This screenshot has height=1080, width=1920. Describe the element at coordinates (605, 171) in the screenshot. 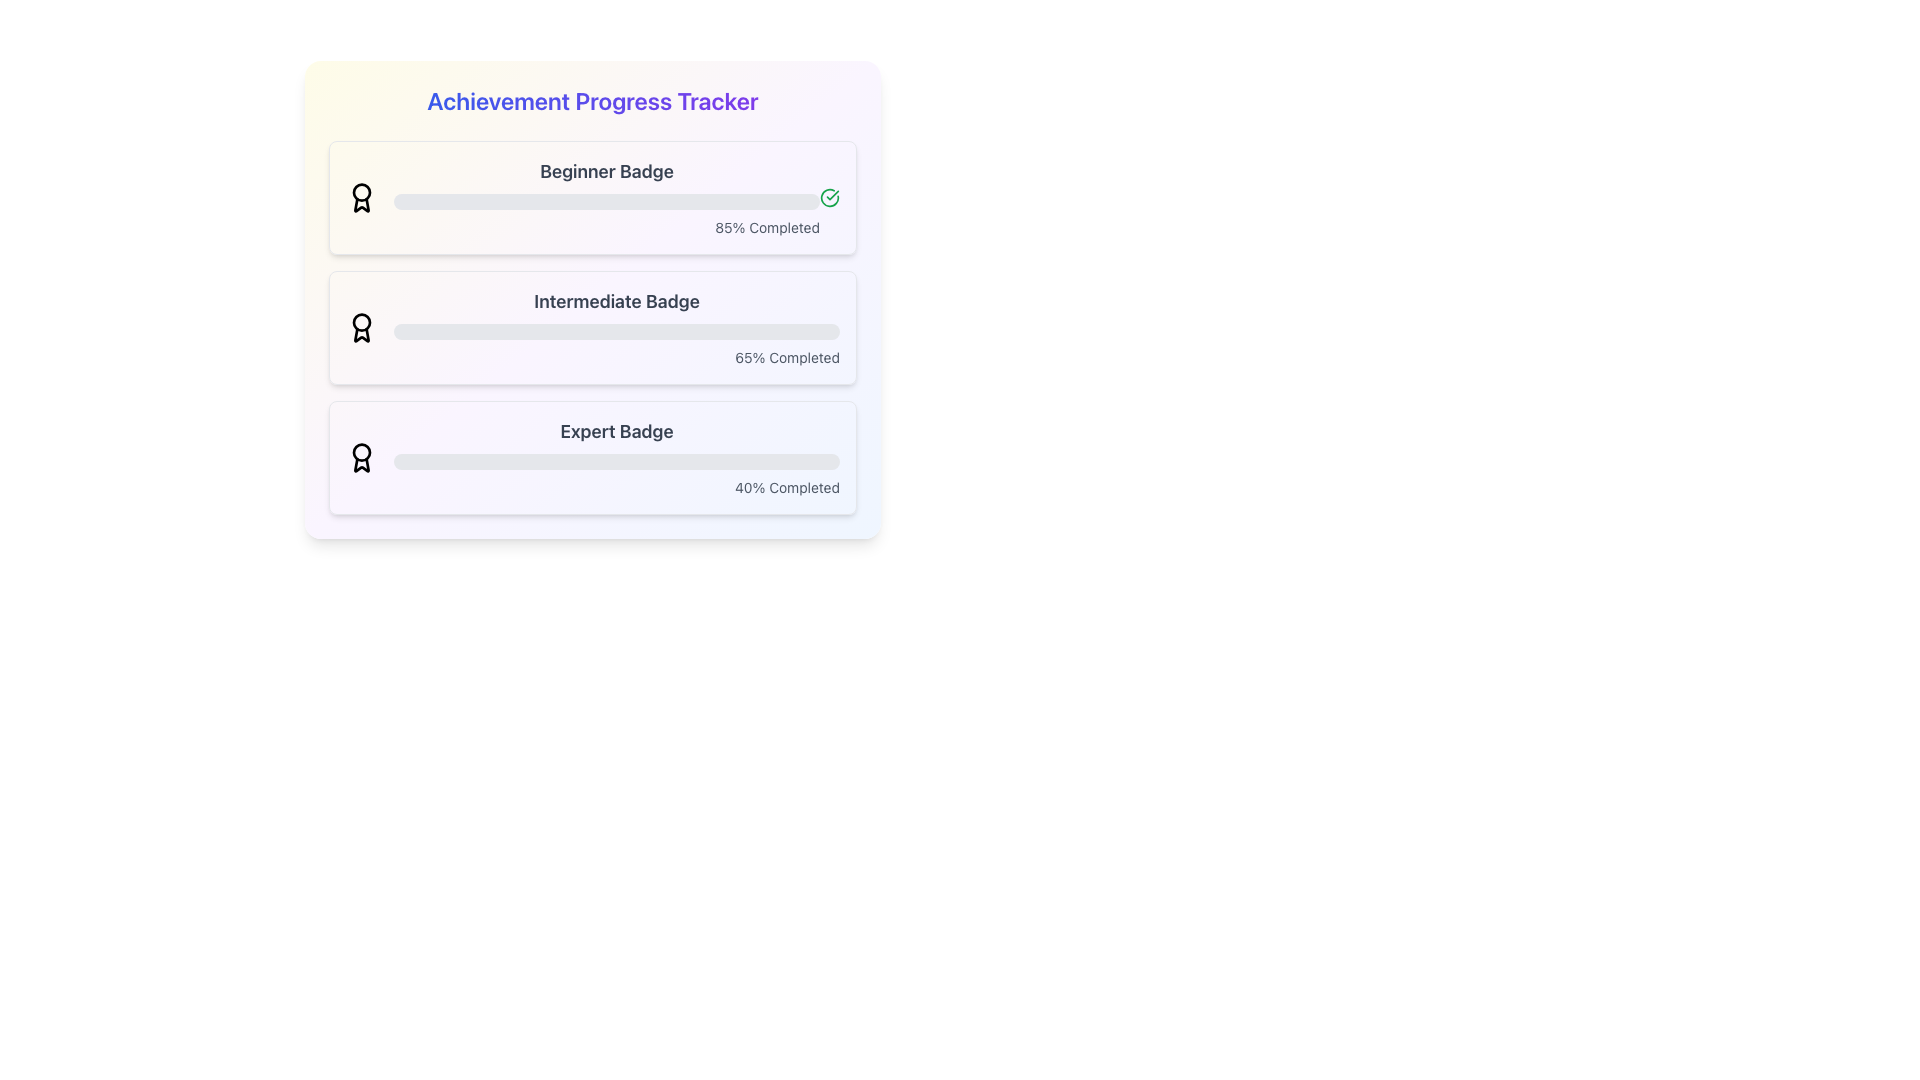

I see `the Text label that serves as a title for the progress bar and badge in the first card of the vertical list` at that location.